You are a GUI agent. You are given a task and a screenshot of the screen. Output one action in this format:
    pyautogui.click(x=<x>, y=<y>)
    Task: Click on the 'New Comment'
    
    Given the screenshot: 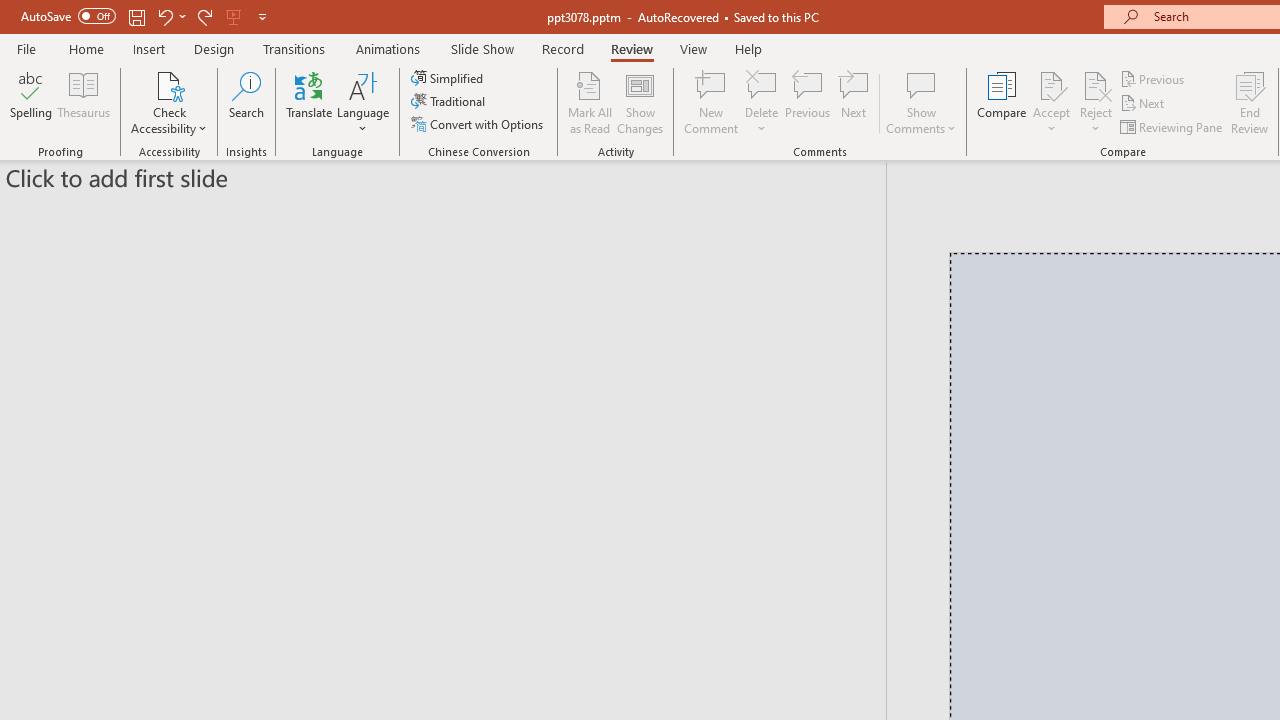 What is the action you would take?
    pyautogui.click(x=711, y=103)
    